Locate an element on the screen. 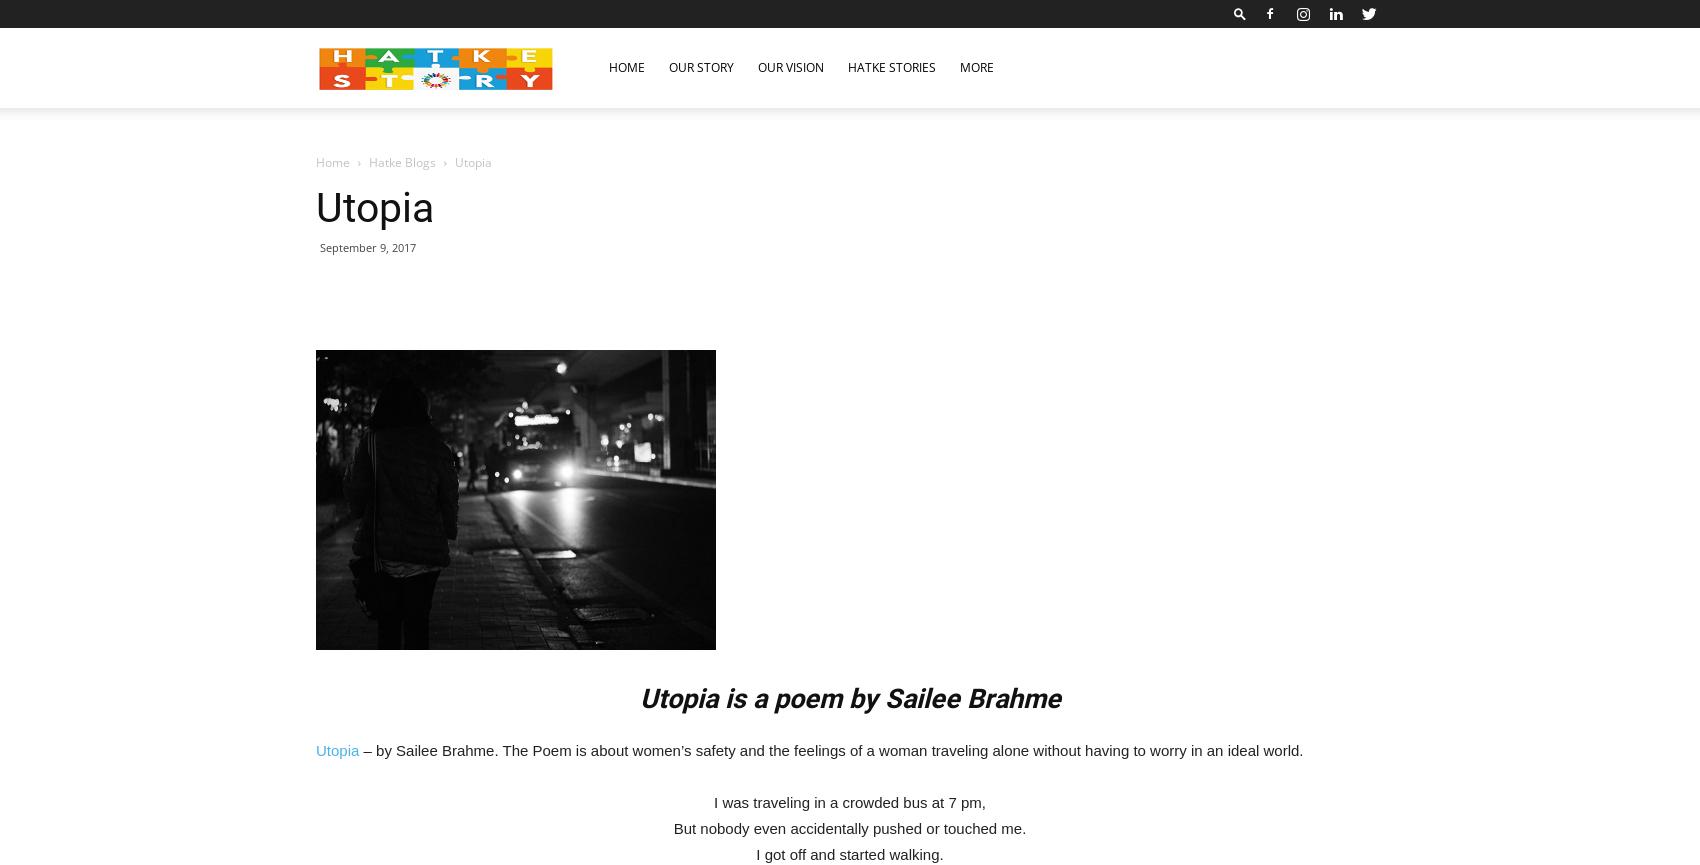 The image size is (1700, 865). 'I got off and started walking.' is located at coordinates (848, 853).